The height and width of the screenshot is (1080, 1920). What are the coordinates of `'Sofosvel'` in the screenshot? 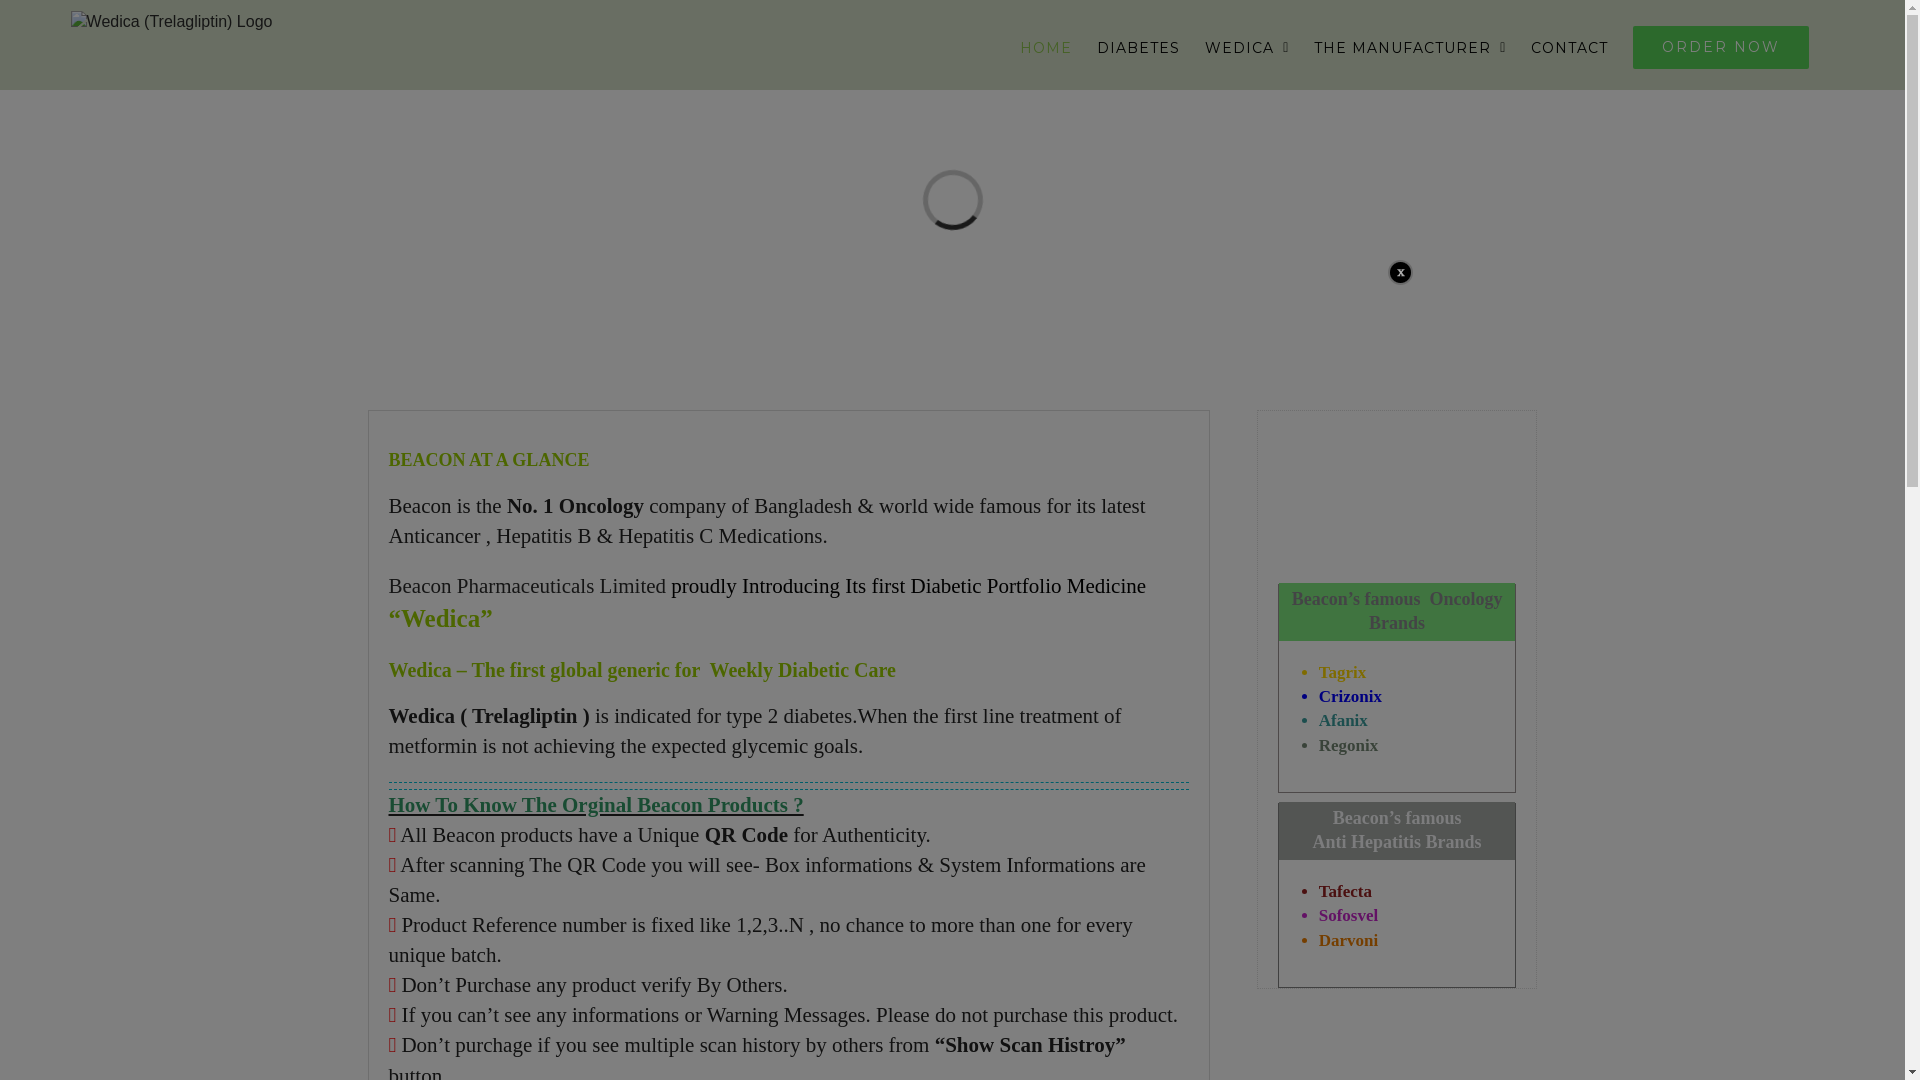 It's located at (1348, 915).